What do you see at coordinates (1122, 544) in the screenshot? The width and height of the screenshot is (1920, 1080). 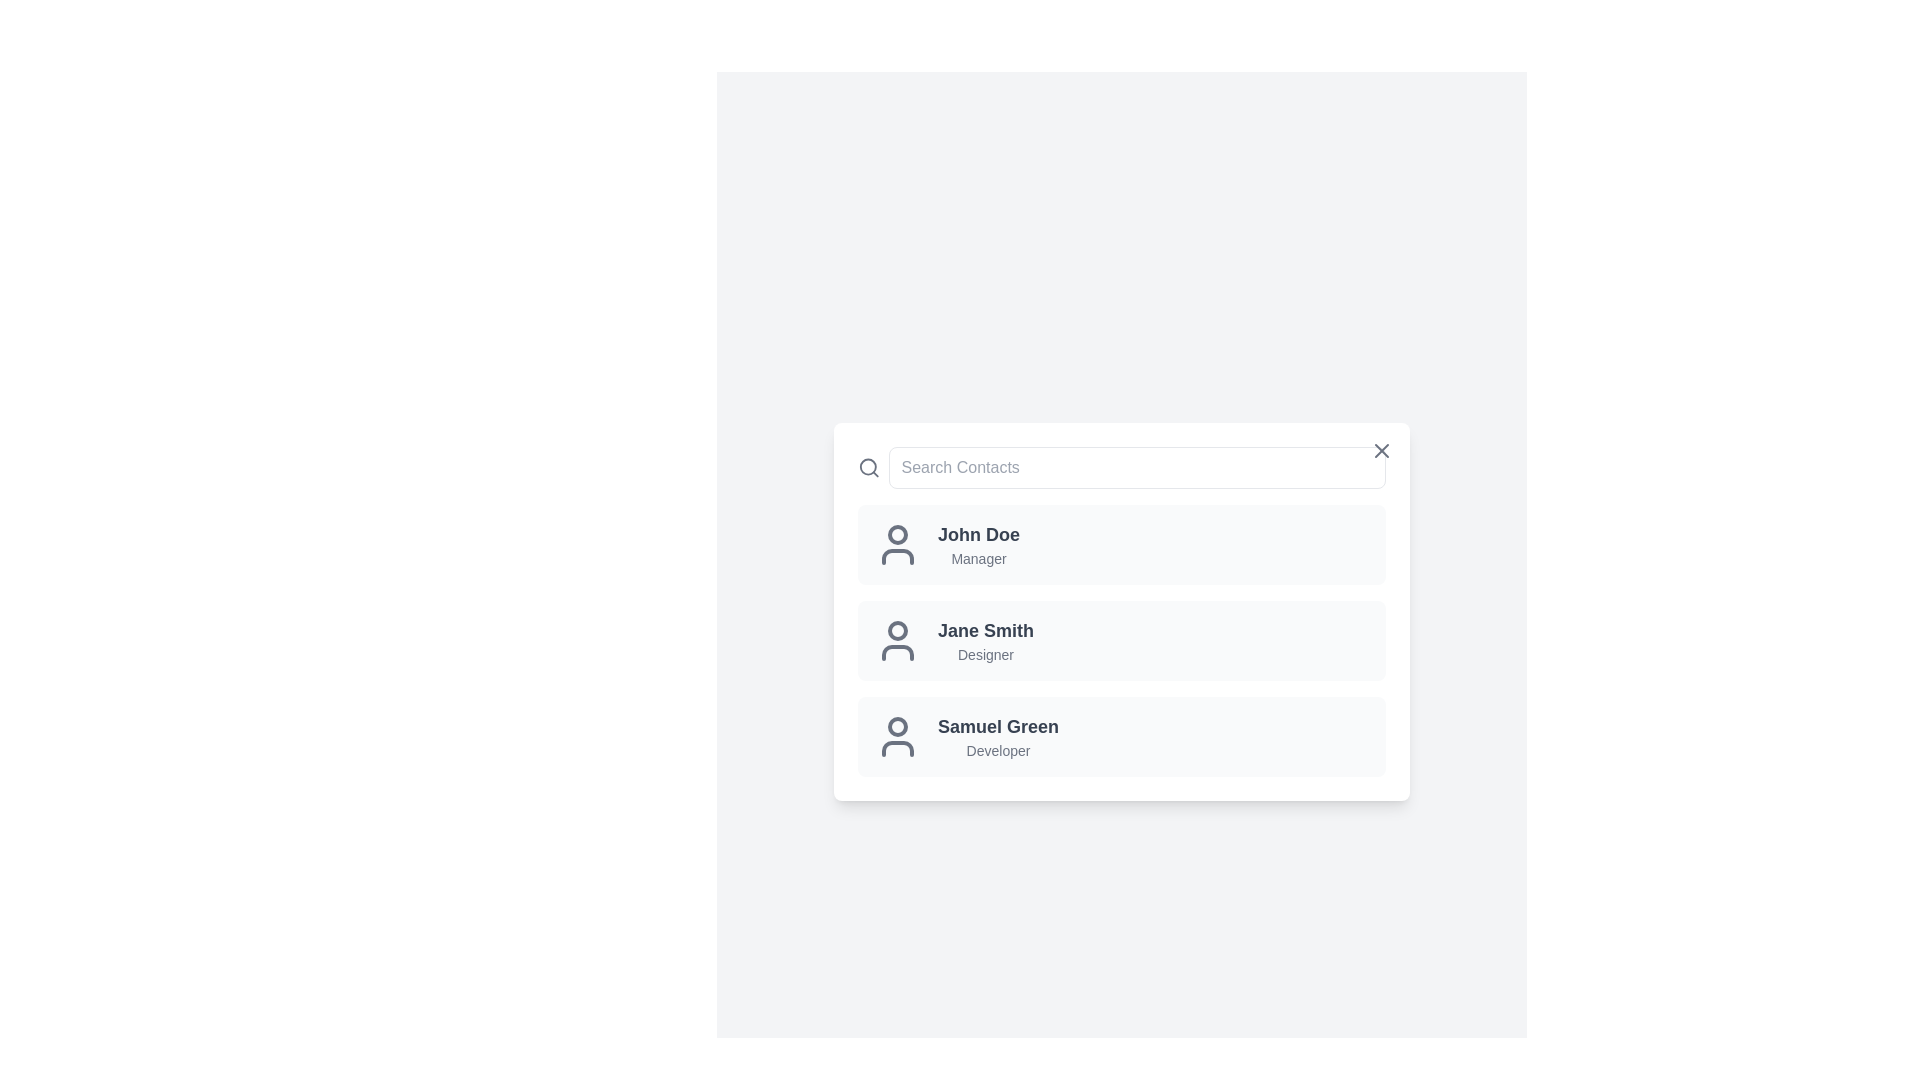 I see `the contact John Doe from the list` at bounding box center [1122, 544].